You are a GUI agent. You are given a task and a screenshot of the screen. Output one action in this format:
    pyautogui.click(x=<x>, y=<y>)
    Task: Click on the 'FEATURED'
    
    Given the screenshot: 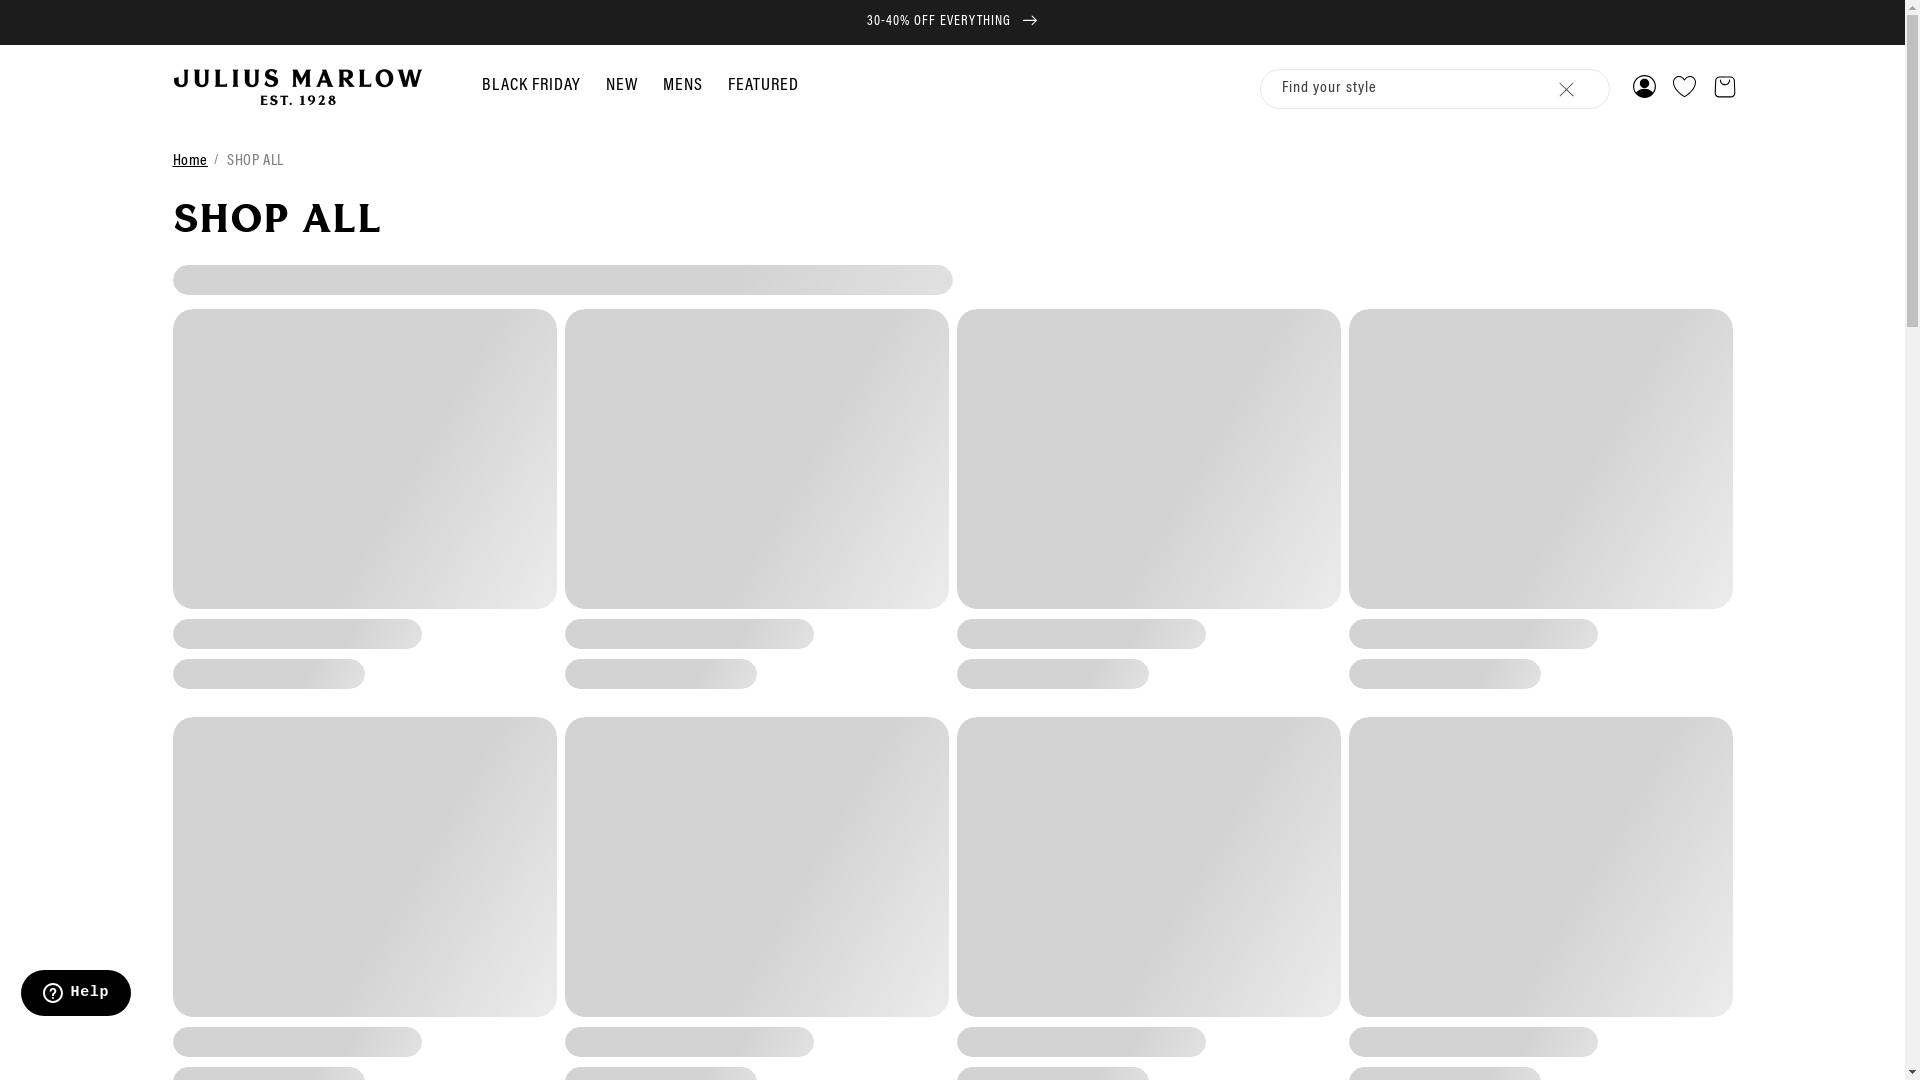 What is the action you would take?
    pyautogui.click(x=762, y=85)
    